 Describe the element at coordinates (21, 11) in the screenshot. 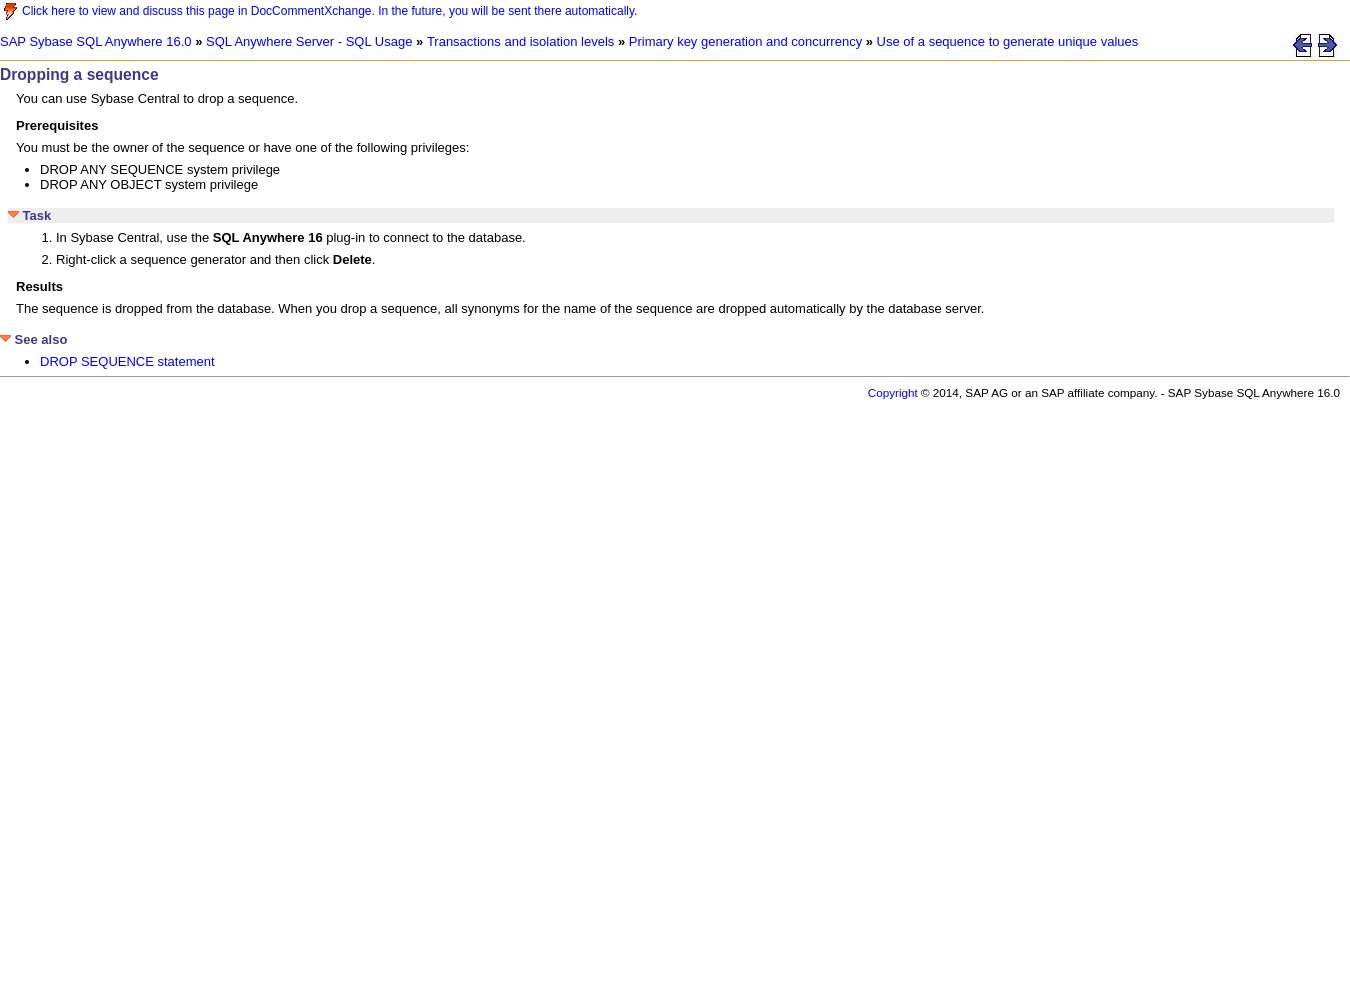

I see `'Click here to view and discuss this page in DocCommentXchange. In the future, you will be sent there automatically.'` at that location.